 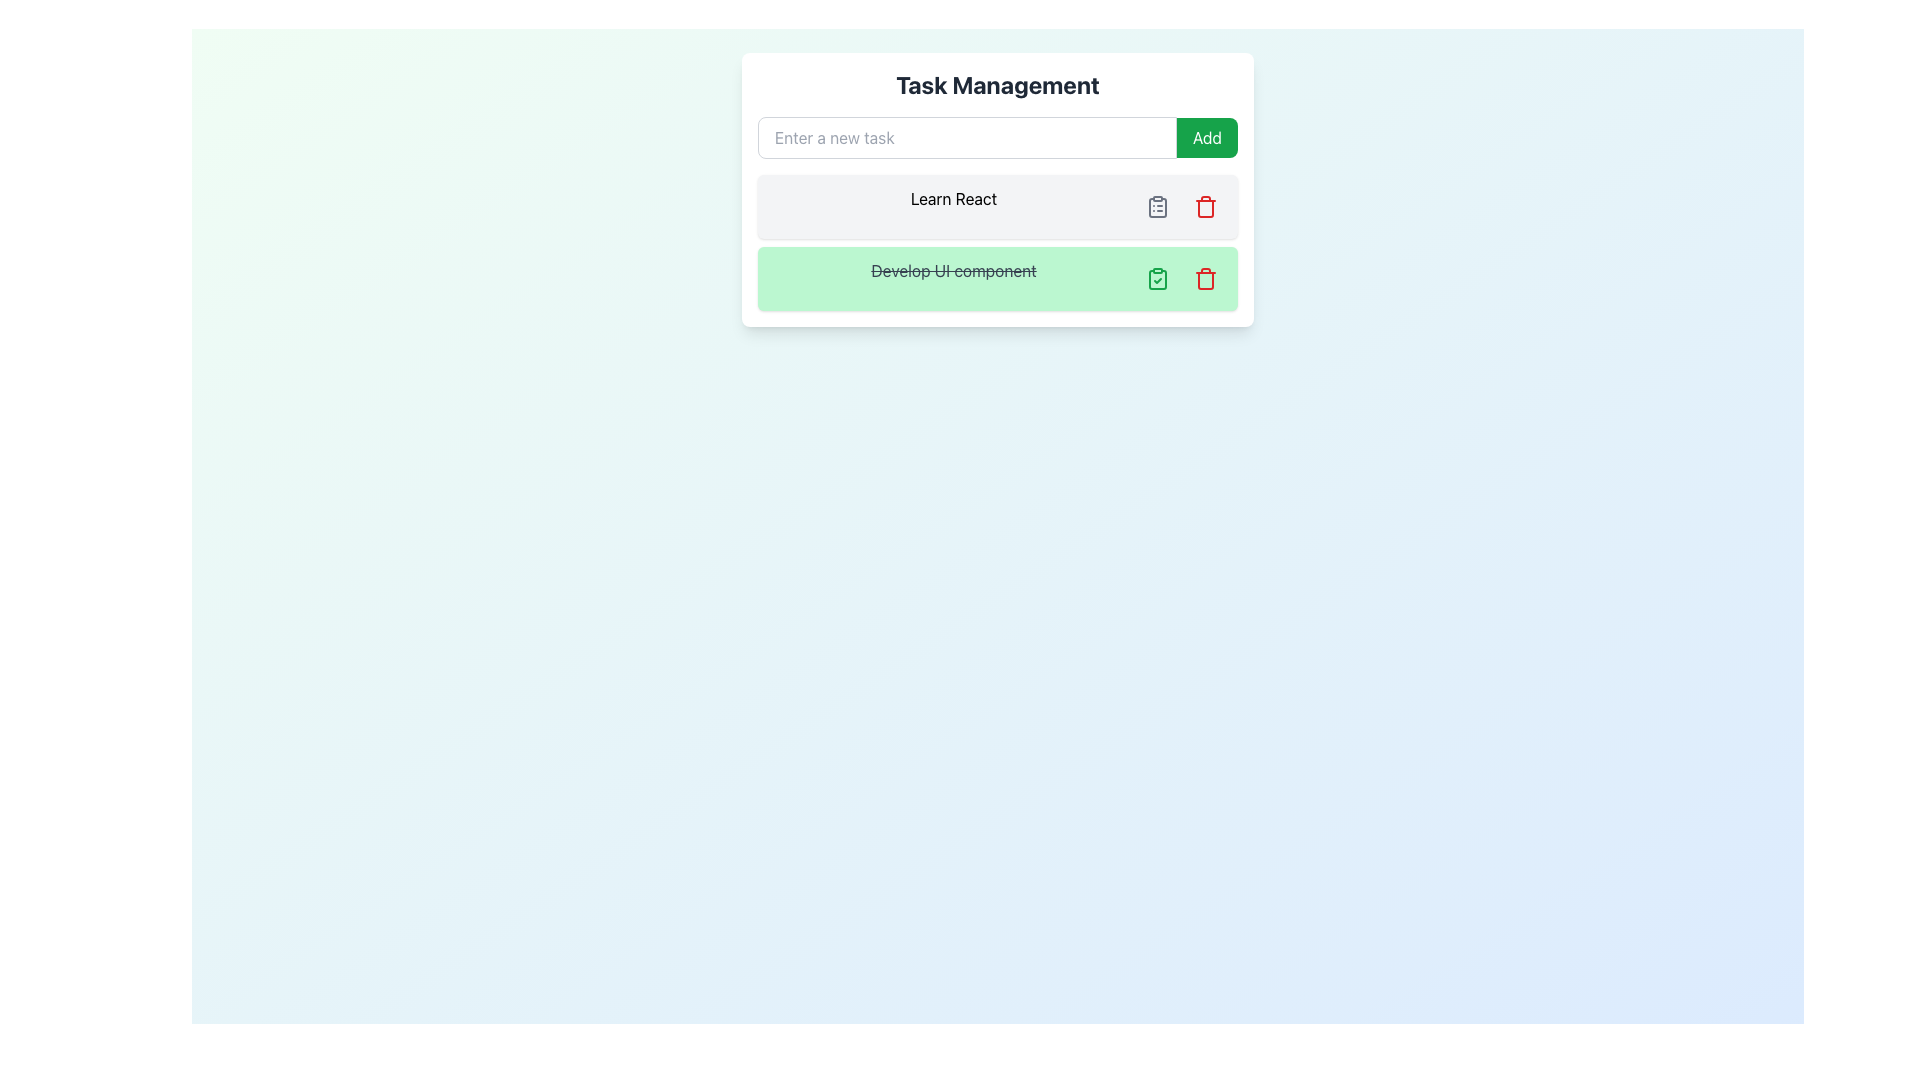 I want to click on the delete button located to the far right of the second item in the task management interface titled 'Learn React', so click(x=1204, y=207).